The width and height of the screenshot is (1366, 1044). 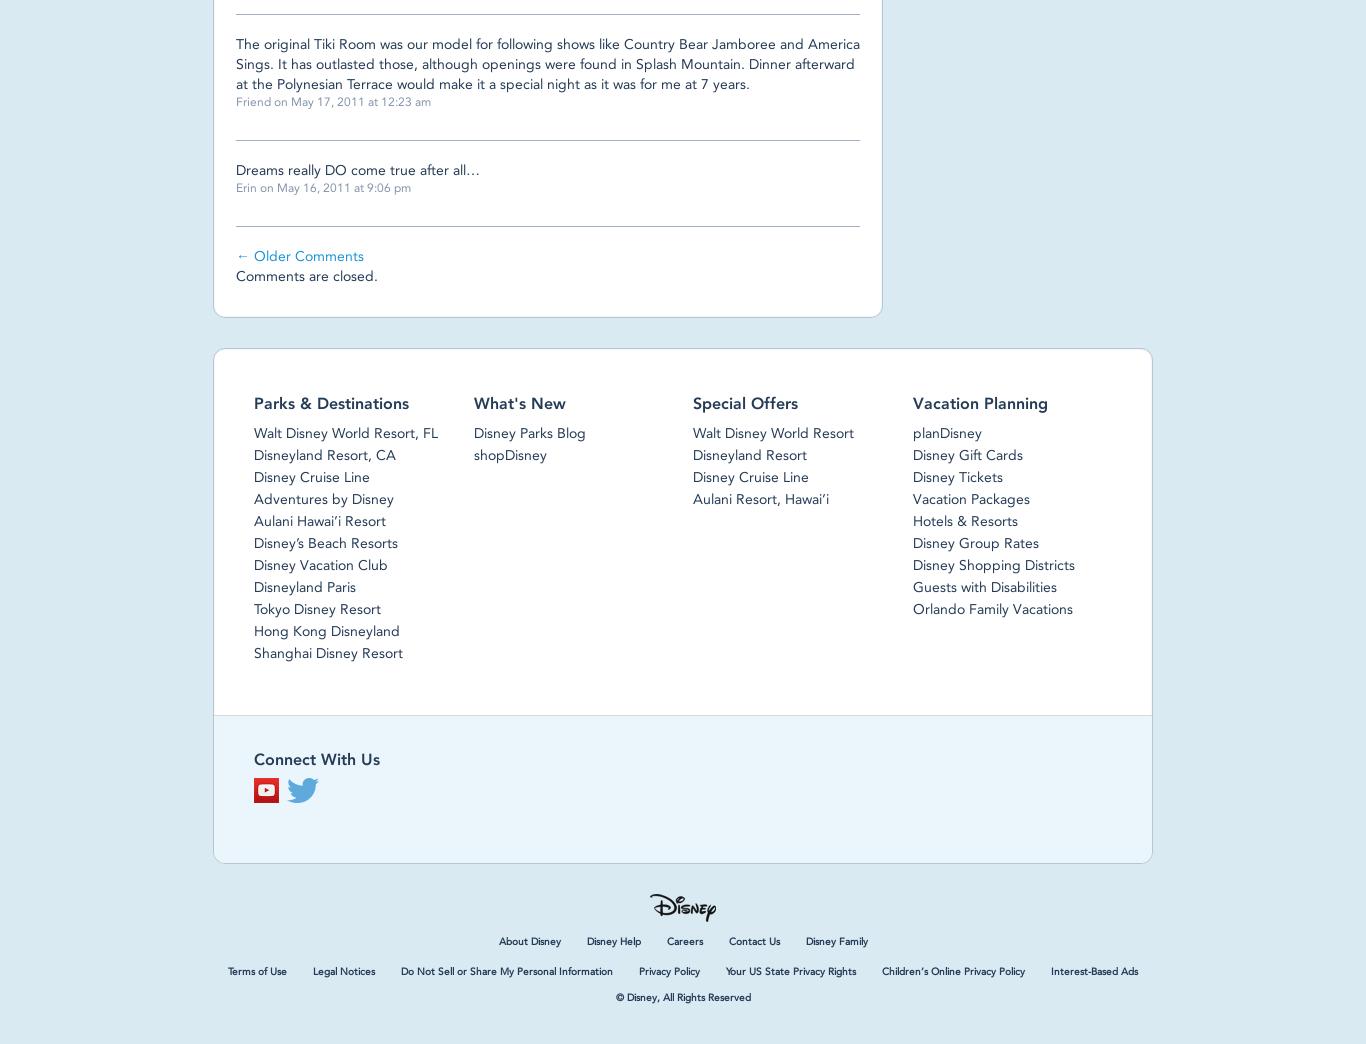 What do you see at coordinates (911, 431) in the screenshot?
I see `'planDisney'` at bounding box center [911, 431].